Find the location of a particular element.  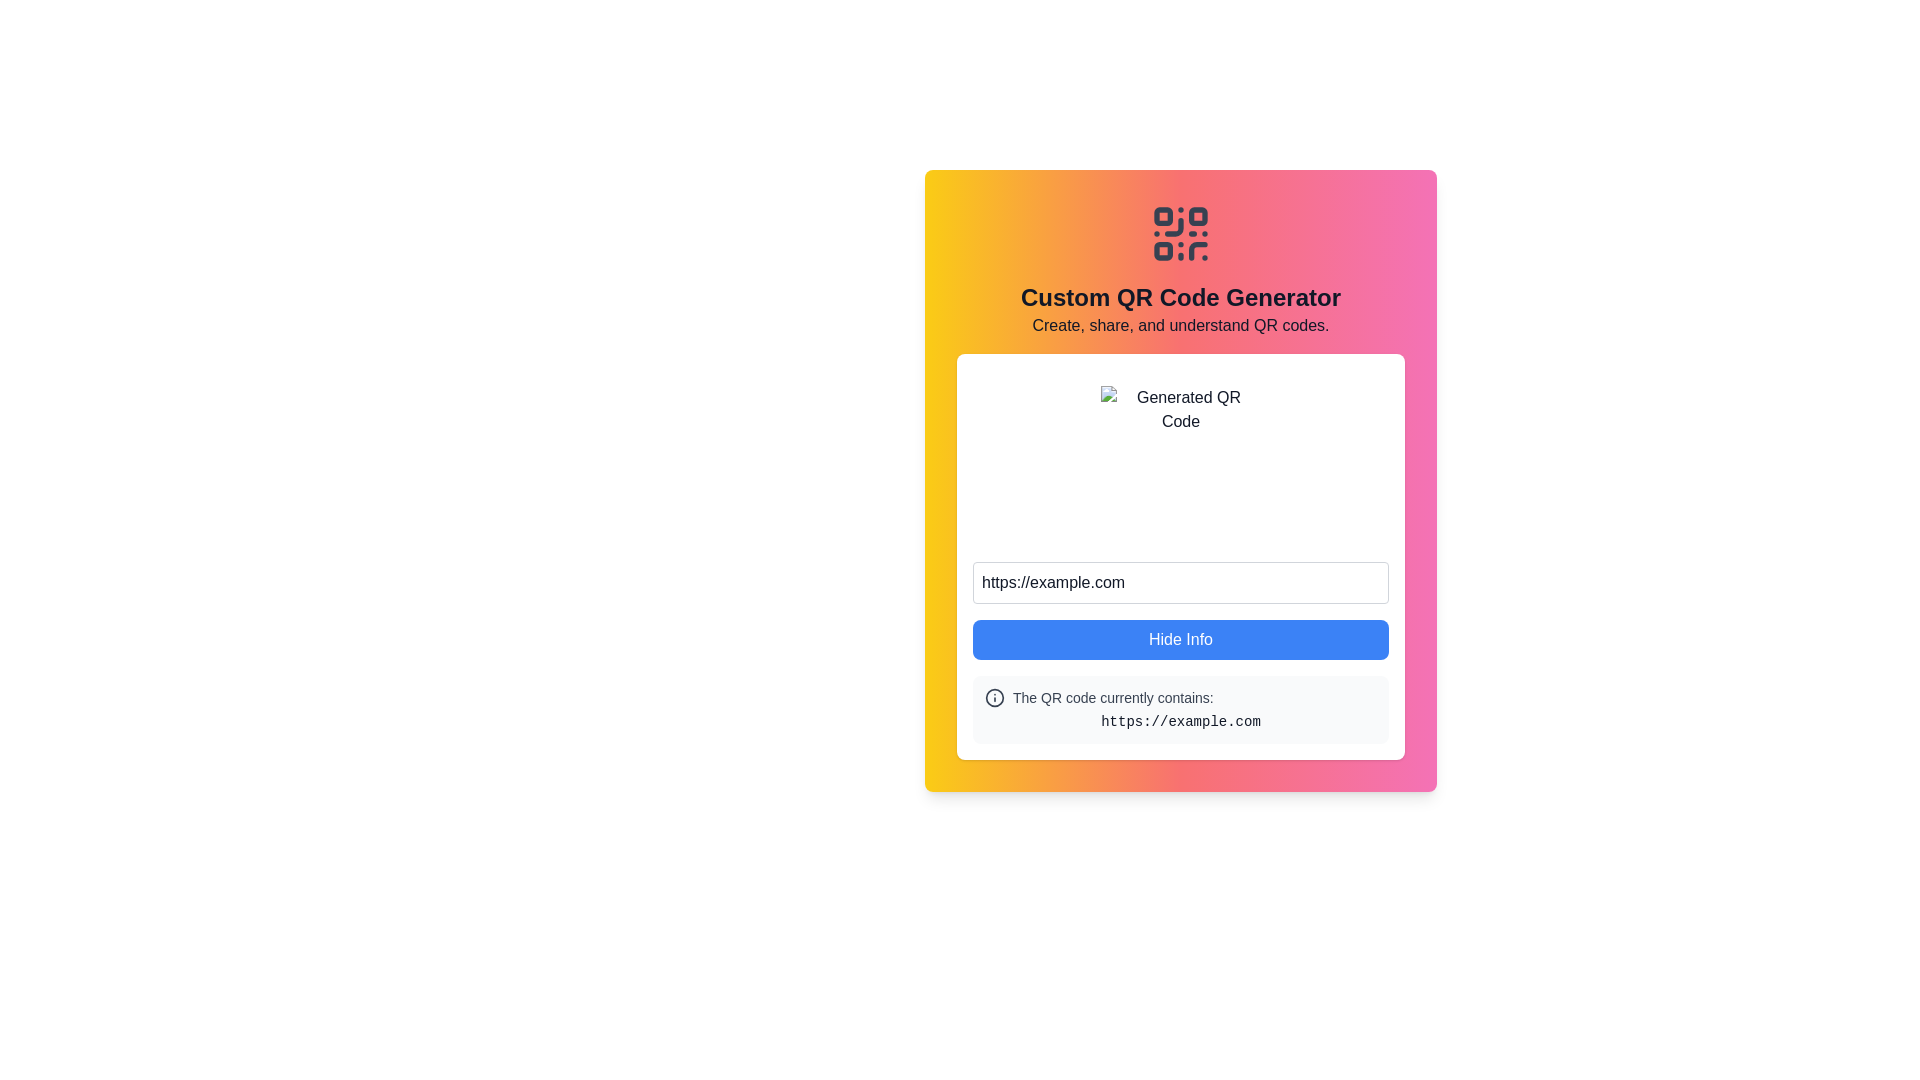

the second square from the left within the QR code icon at the top center of the page, which is dark in color and positioned distinctly at the top right of the QR code icon is located at coordinates (1198, 216).